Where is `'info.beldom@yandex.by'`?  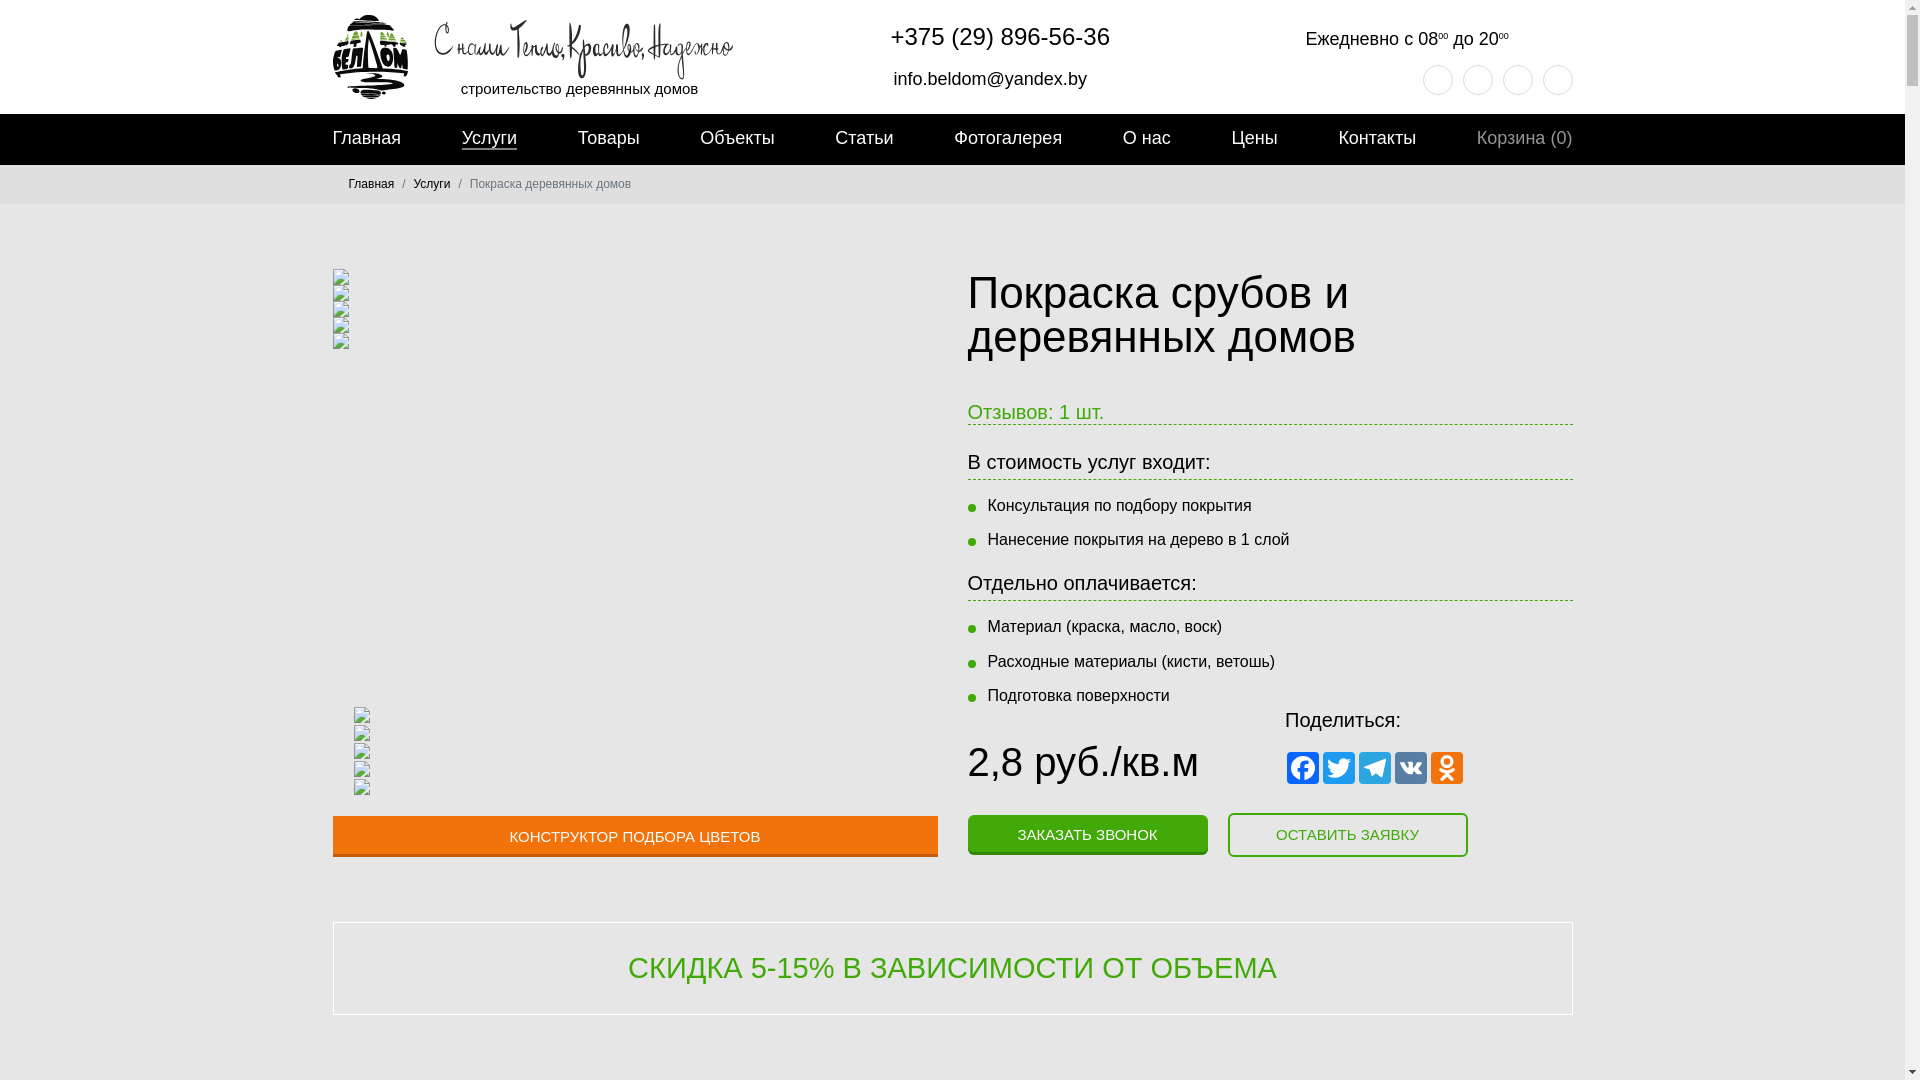
'info.beldom@yandex.by' is located at coordinates (972, 77).